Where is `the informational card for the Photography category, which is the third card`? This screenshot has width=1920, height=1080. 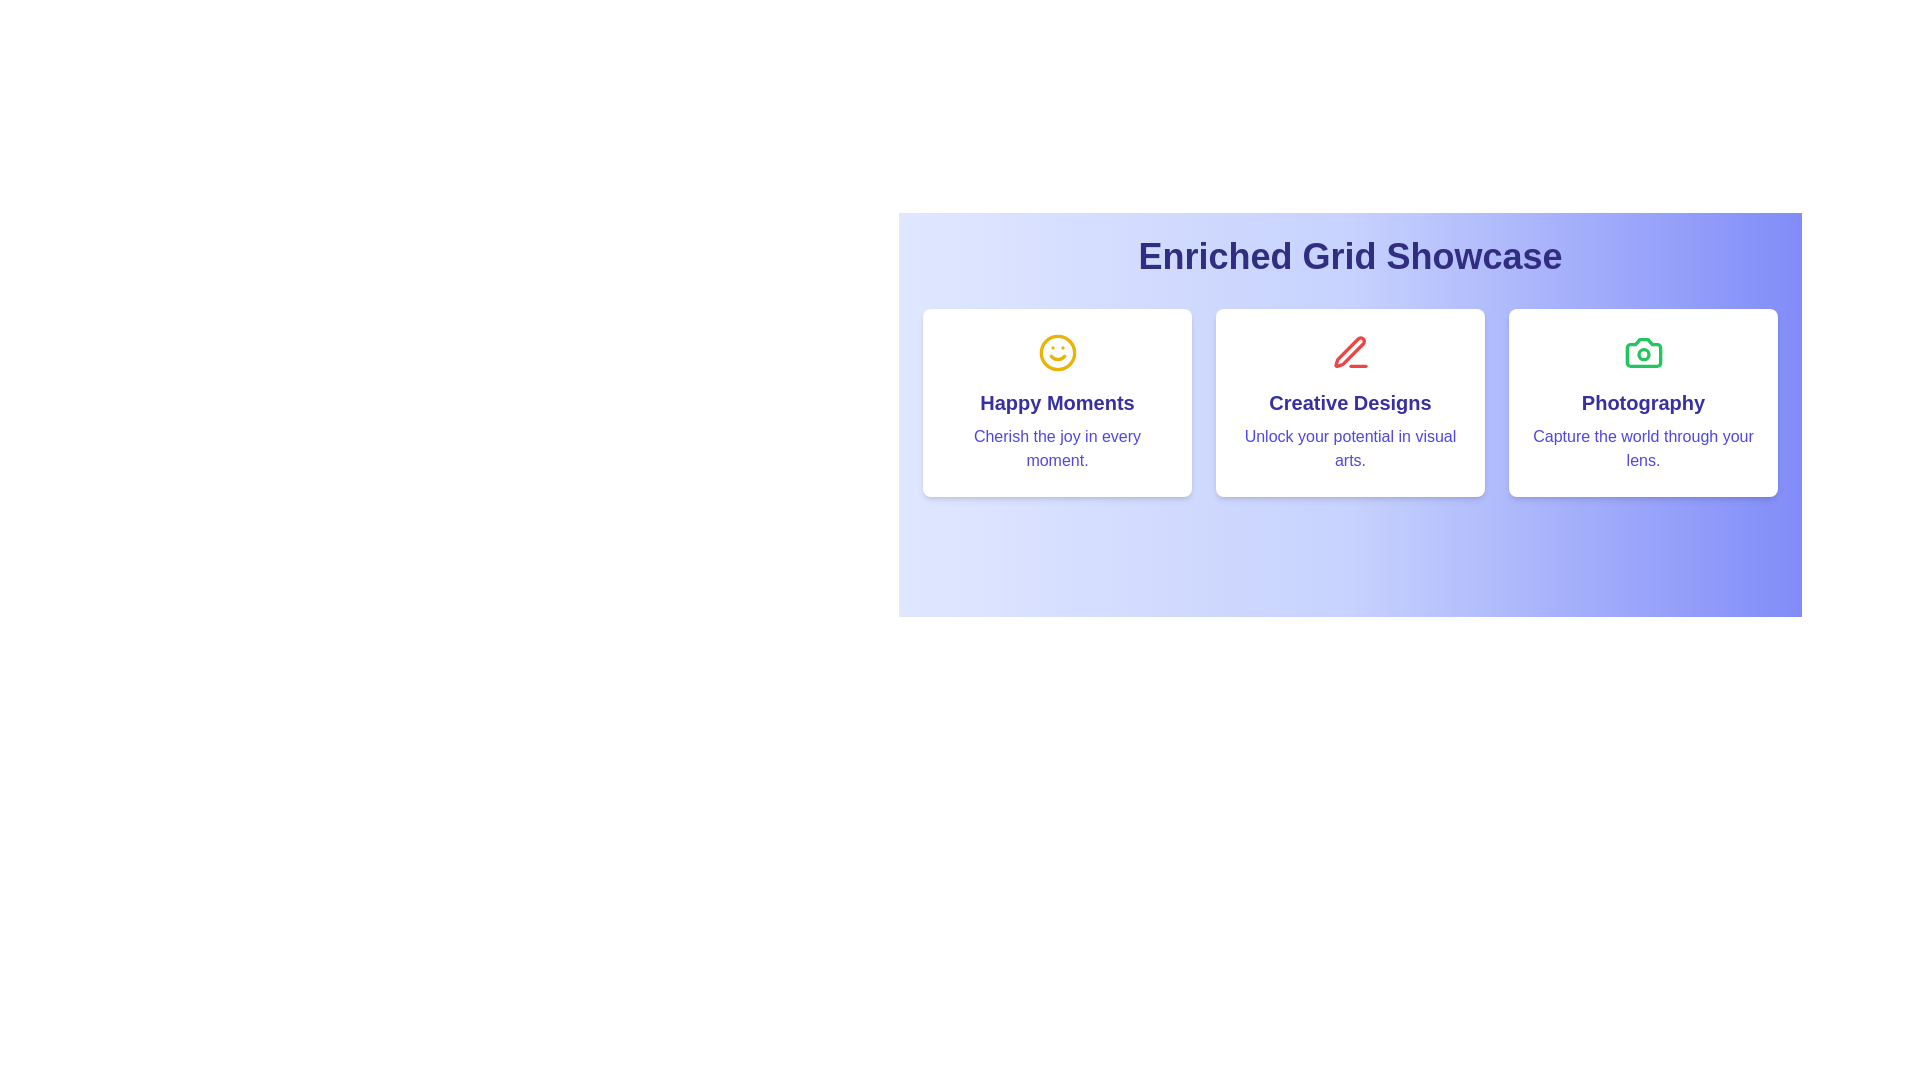 the informational card for the Photography category, which is the third card is located at coordinates (1643, 402).